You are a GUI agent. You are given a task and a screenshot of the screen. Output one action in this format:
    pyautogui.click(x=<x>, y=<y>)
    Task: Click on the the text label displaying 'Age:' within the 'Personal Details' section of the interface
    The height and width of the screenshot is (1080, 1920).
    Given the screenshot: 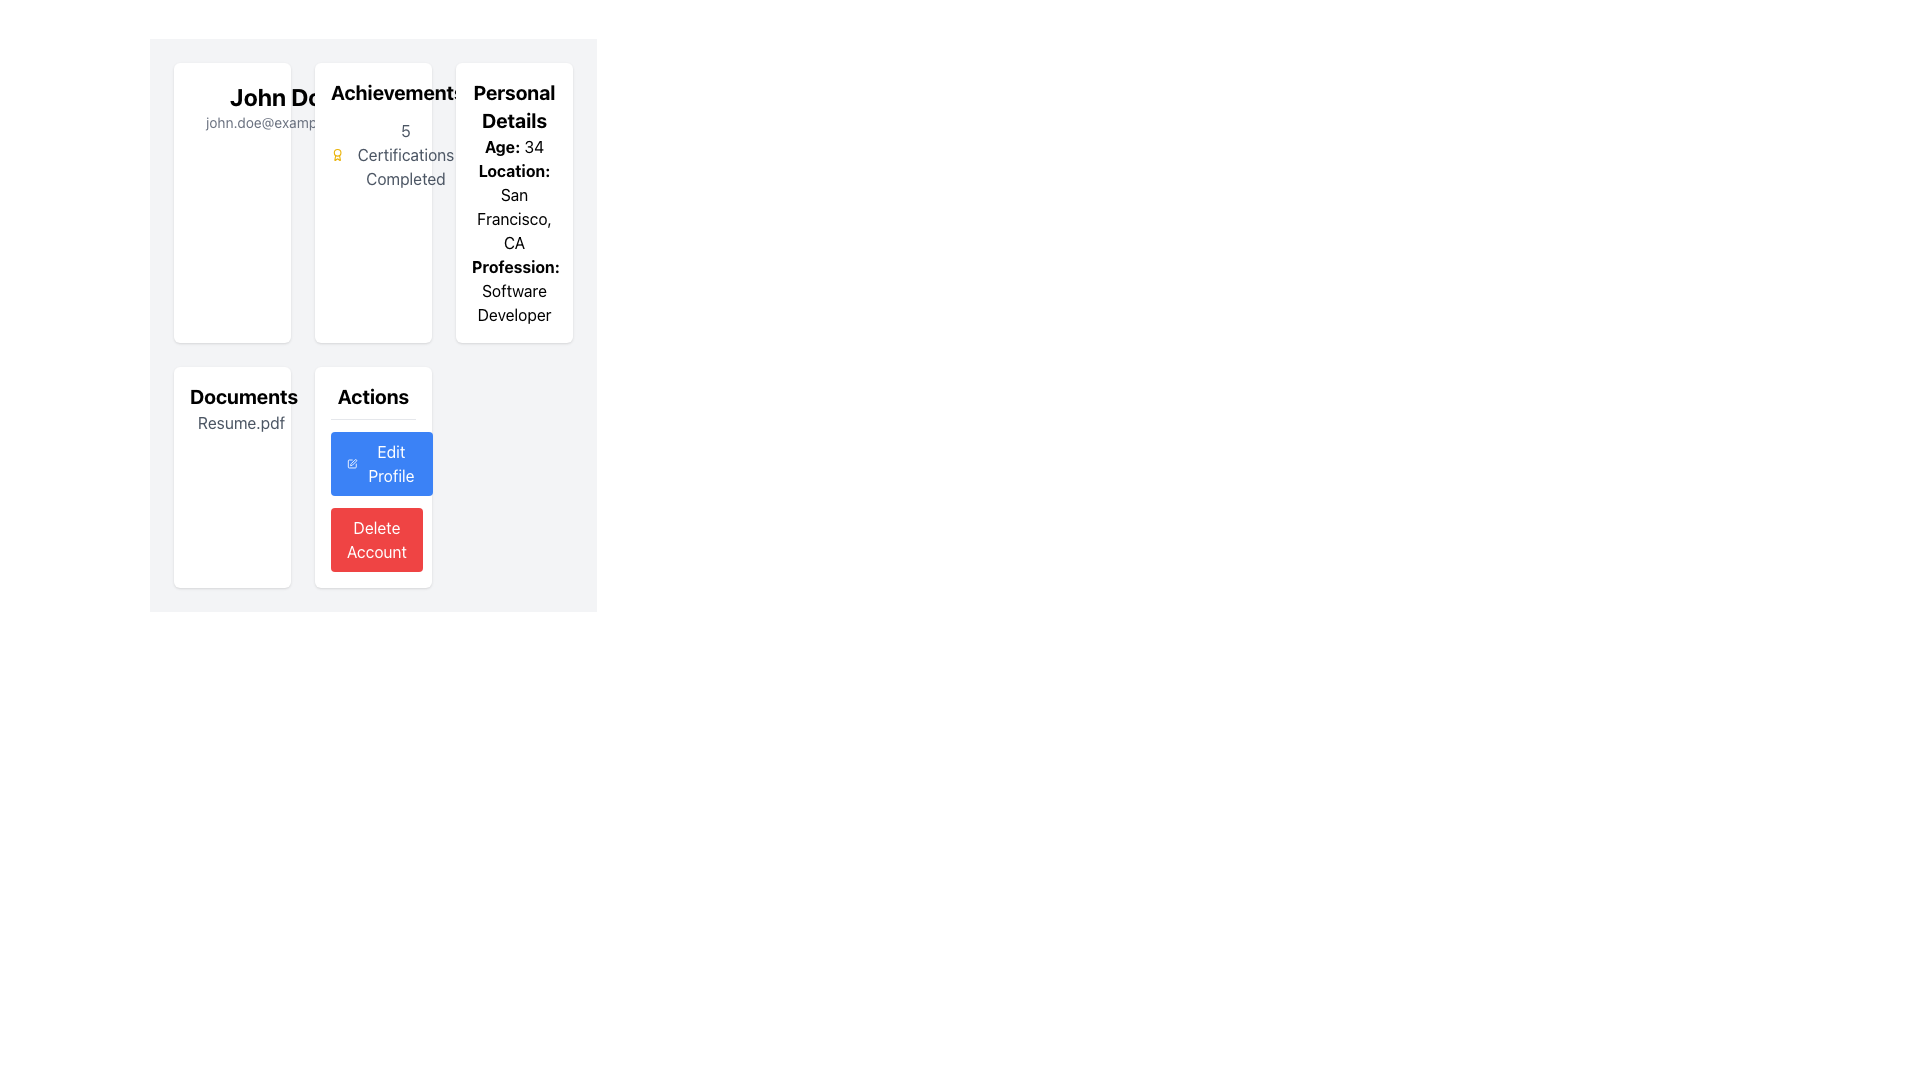 What is the action you would take?
    pyautogui.click(x=502, y=145)
    